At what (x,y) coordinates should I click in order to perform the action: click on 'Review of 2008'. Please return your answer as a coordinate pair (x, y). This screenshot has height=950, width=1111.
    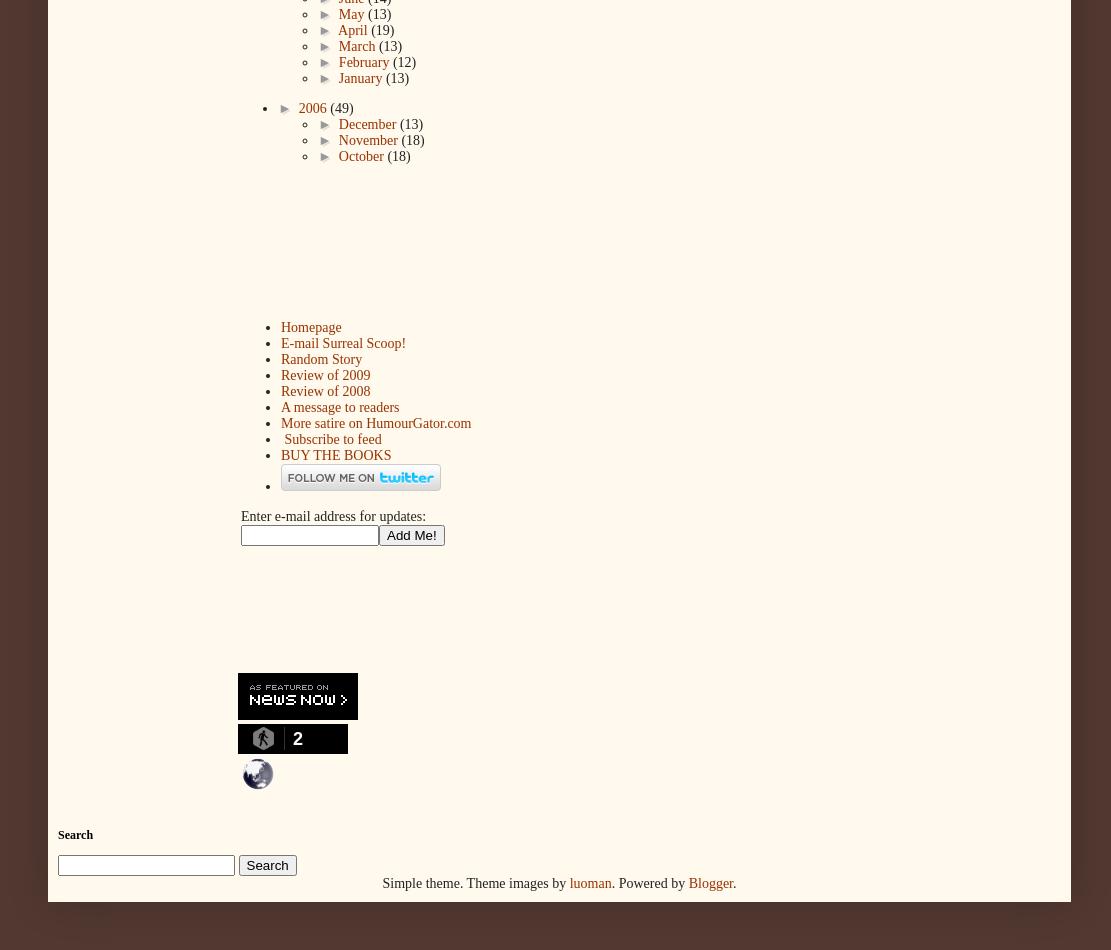
    Looking at the image, I should click on (324, 390).